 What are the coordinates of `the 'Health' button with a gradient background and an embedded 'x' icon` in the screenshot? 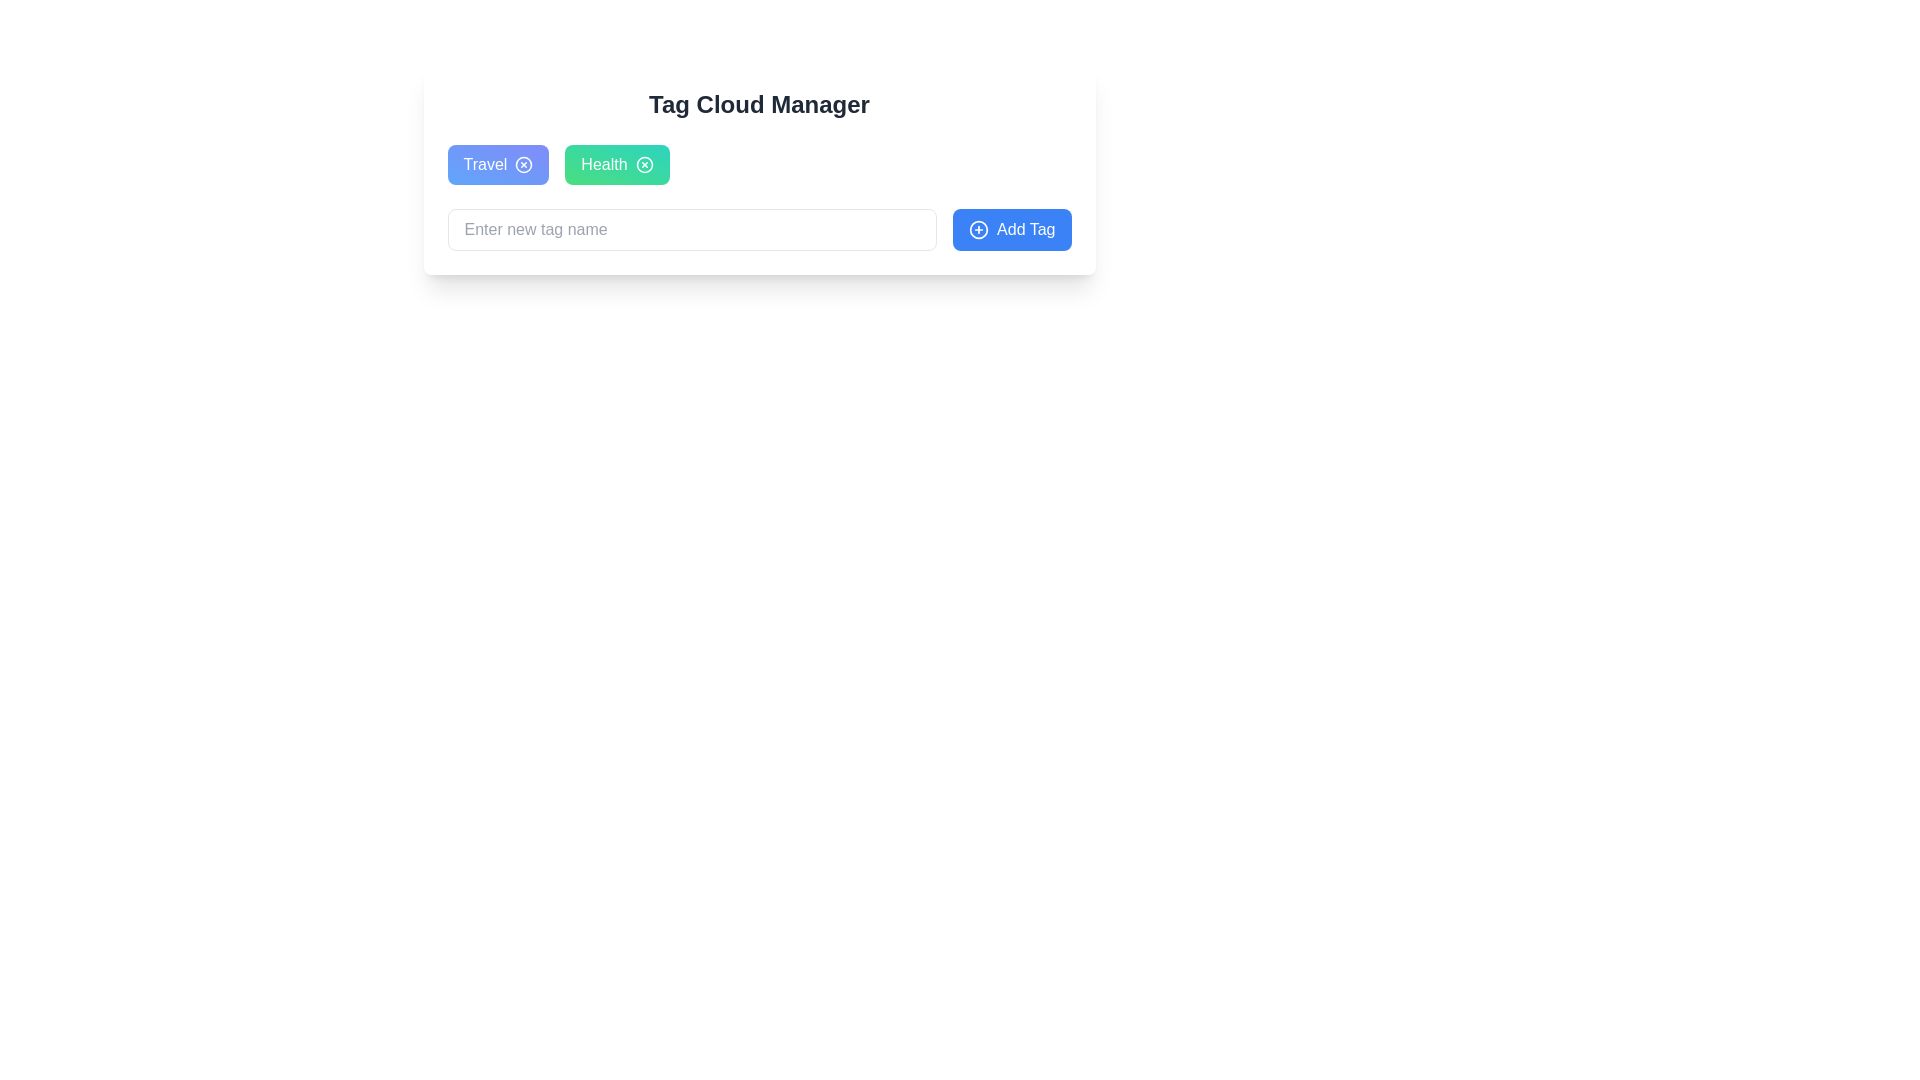 It's located at (616, 164).